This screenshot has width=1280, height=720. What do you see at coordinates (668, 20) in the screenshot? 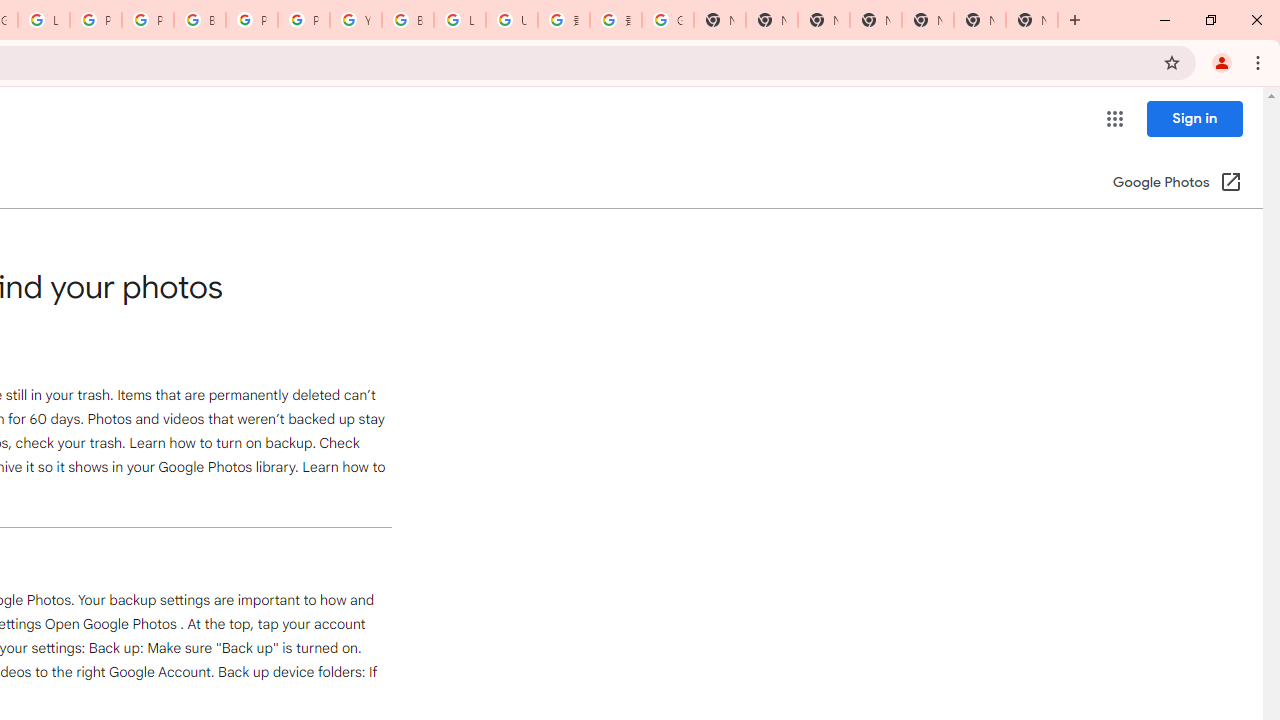
I see `'Google Images'` at bounding box center [668, 20].